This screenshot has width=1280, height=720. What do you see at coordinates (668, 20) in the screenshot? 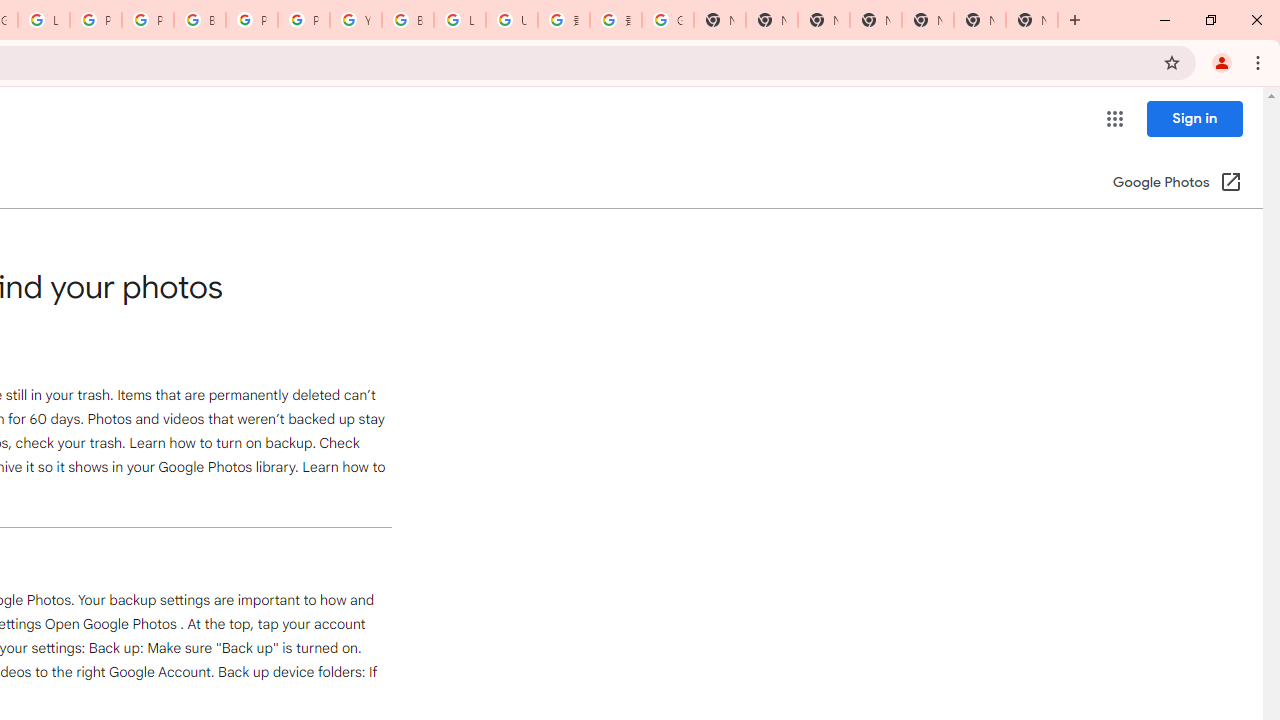
I see `'Google Images'` at bounding box center [668, 20].